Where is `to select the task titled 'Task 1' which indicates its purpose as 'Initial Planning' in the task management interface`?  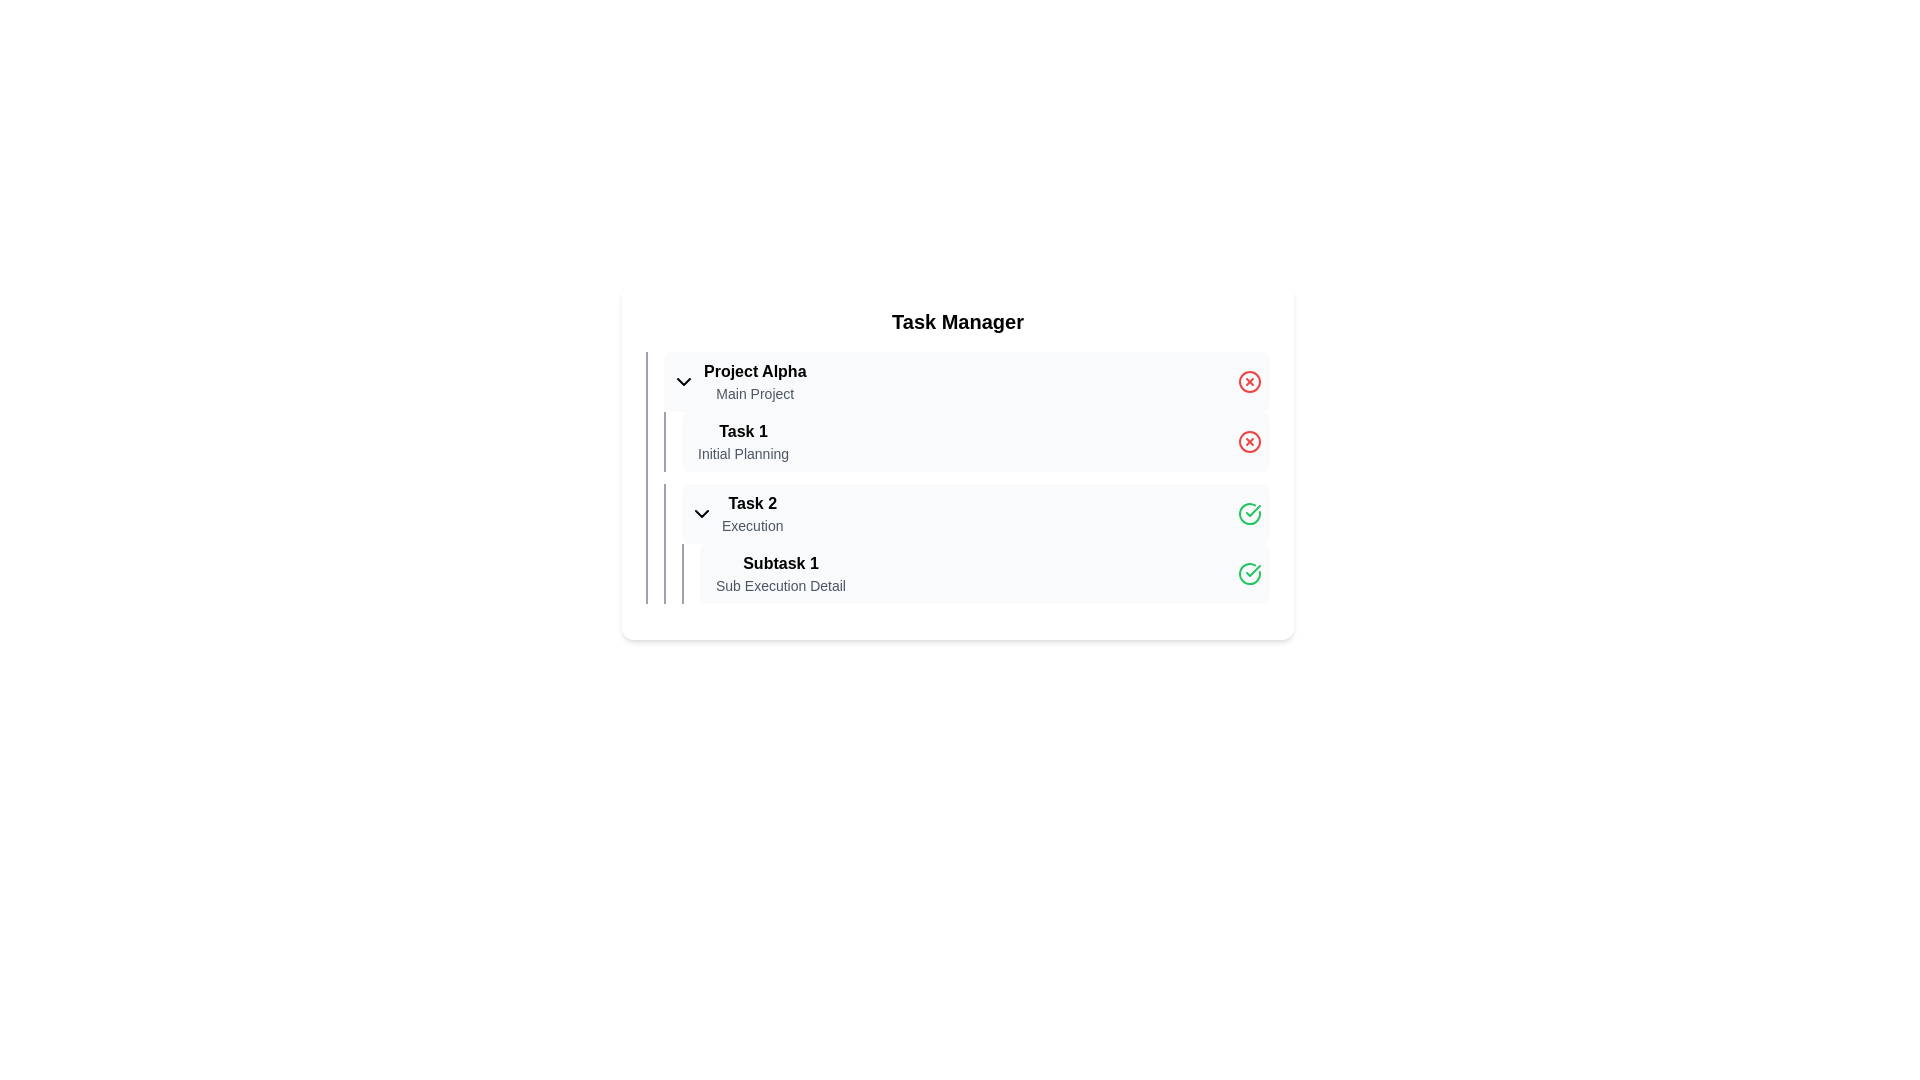 to select the task titled 'Task 1' which indicates its purpose as 'Initial Planning' in the task management interface is located at coordinates (742, 441).